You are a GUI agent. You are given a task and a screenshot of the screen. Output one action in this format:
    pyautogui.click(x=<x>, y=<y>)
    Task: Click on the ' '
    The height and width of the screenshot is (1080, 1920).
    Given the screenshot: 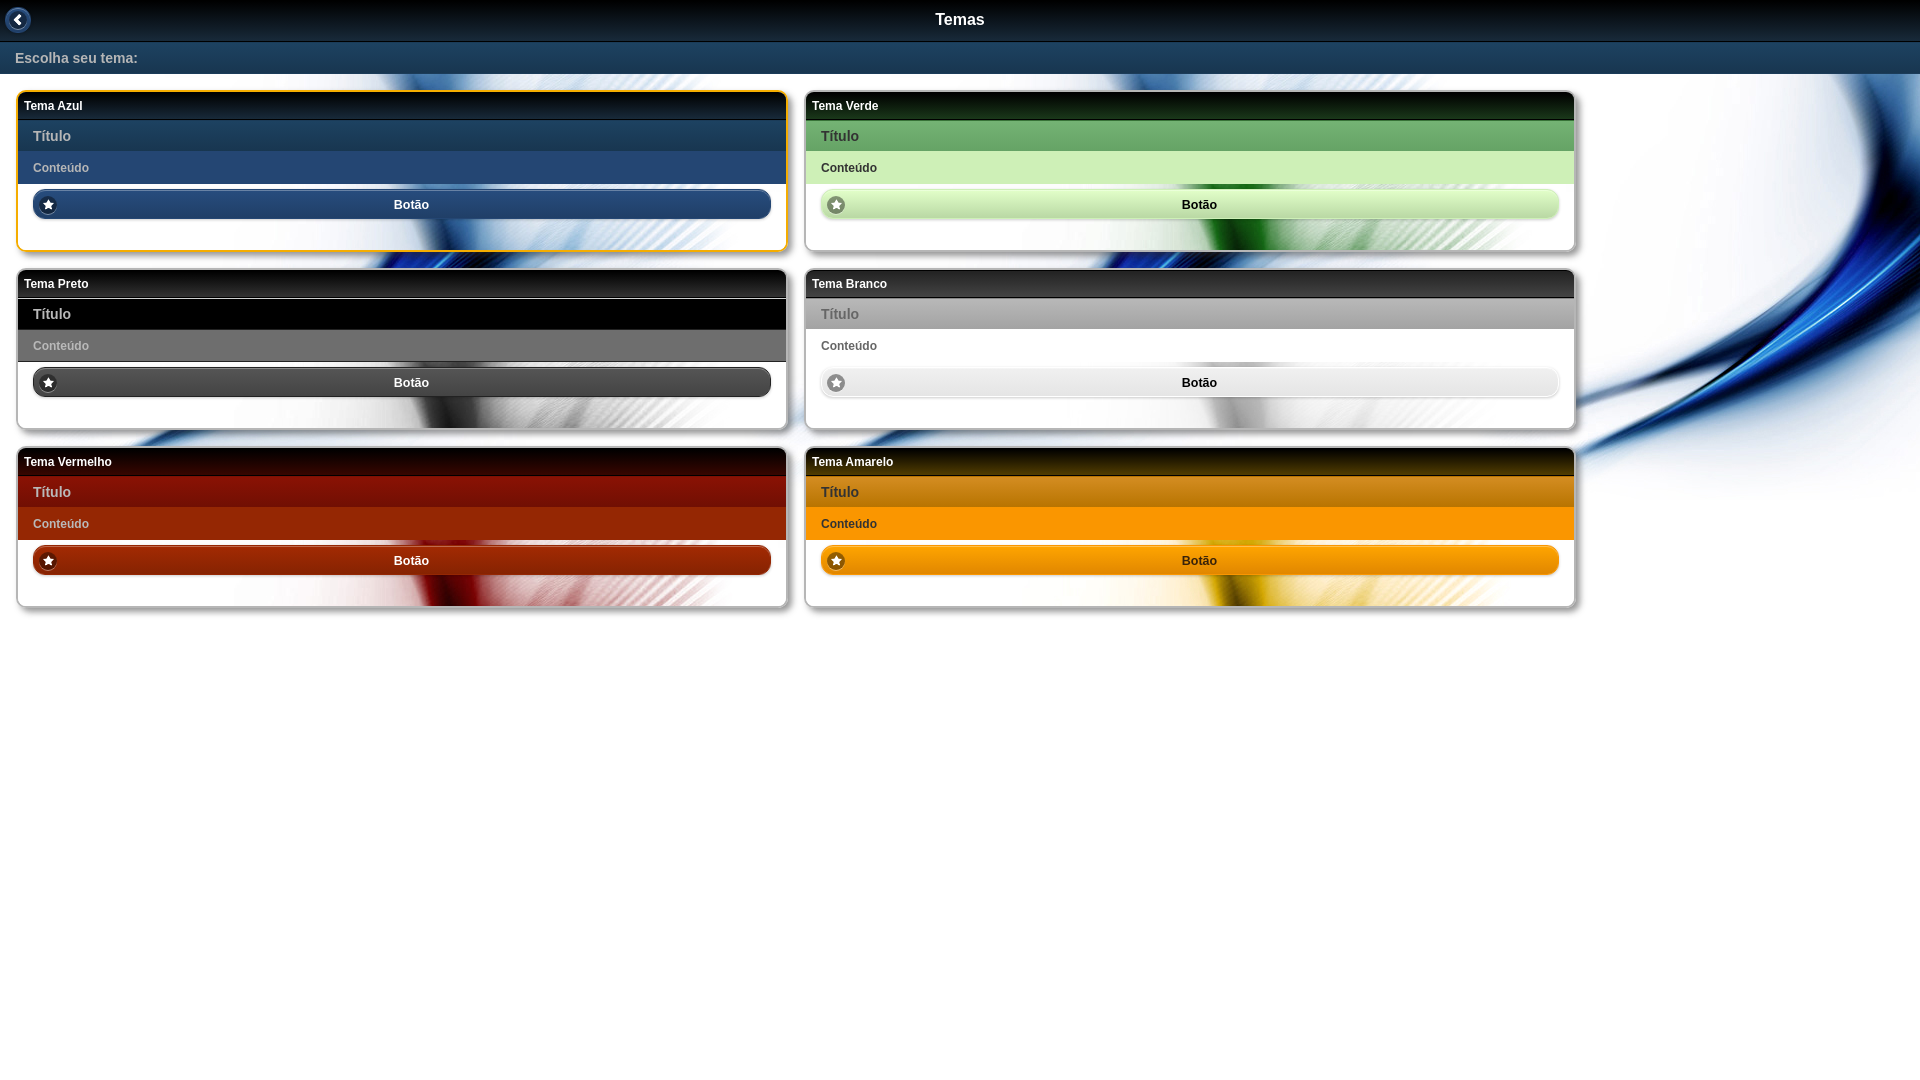 What is the action you would take?
    pyautogui.click(x=18, y=19)
    